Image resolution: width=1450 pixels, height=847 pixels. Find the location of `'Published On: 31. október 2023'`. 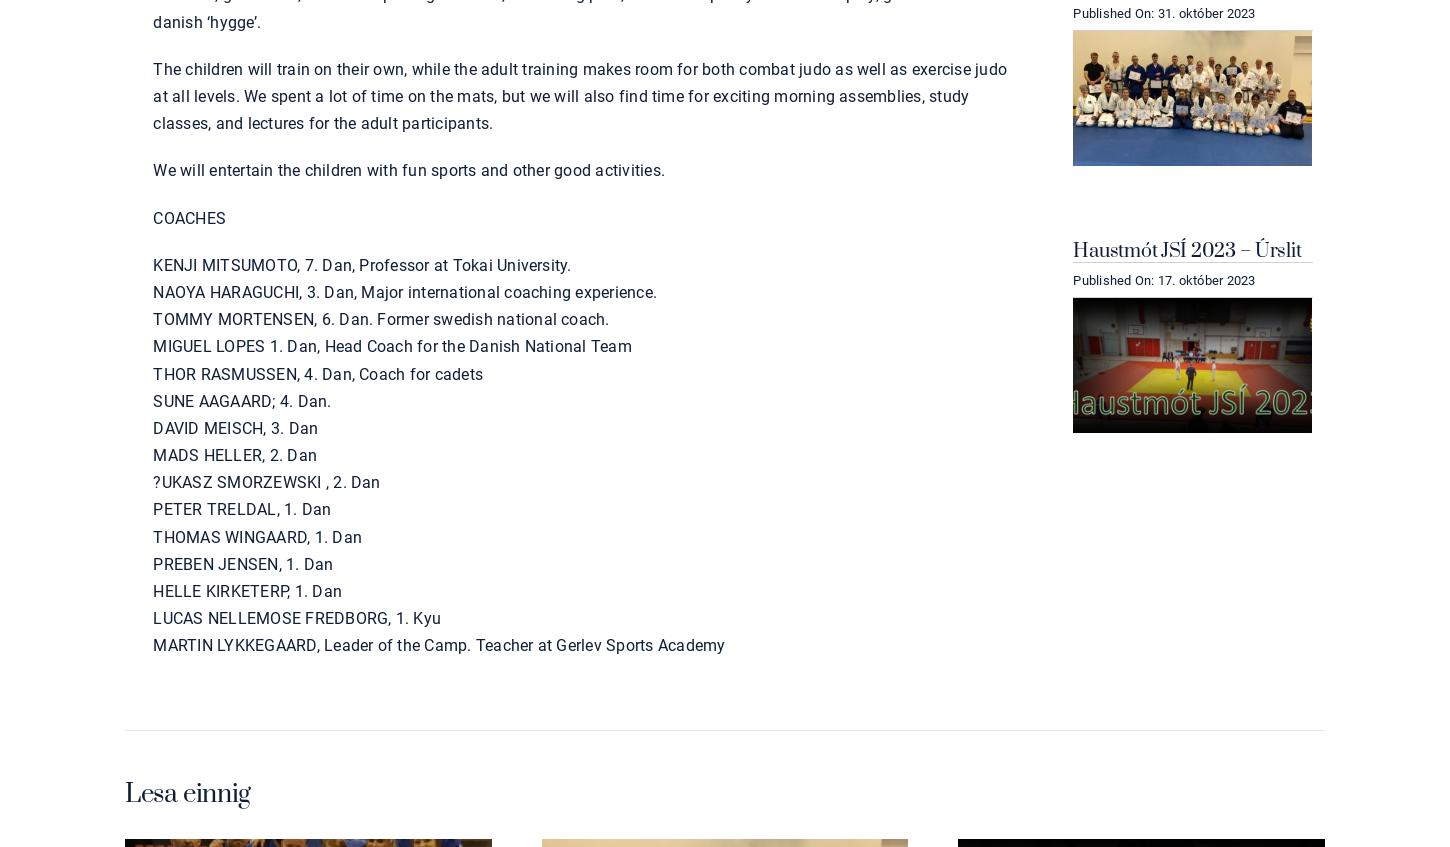

'Published On: 31. október 2023' is located at coordinates (1163, 11).